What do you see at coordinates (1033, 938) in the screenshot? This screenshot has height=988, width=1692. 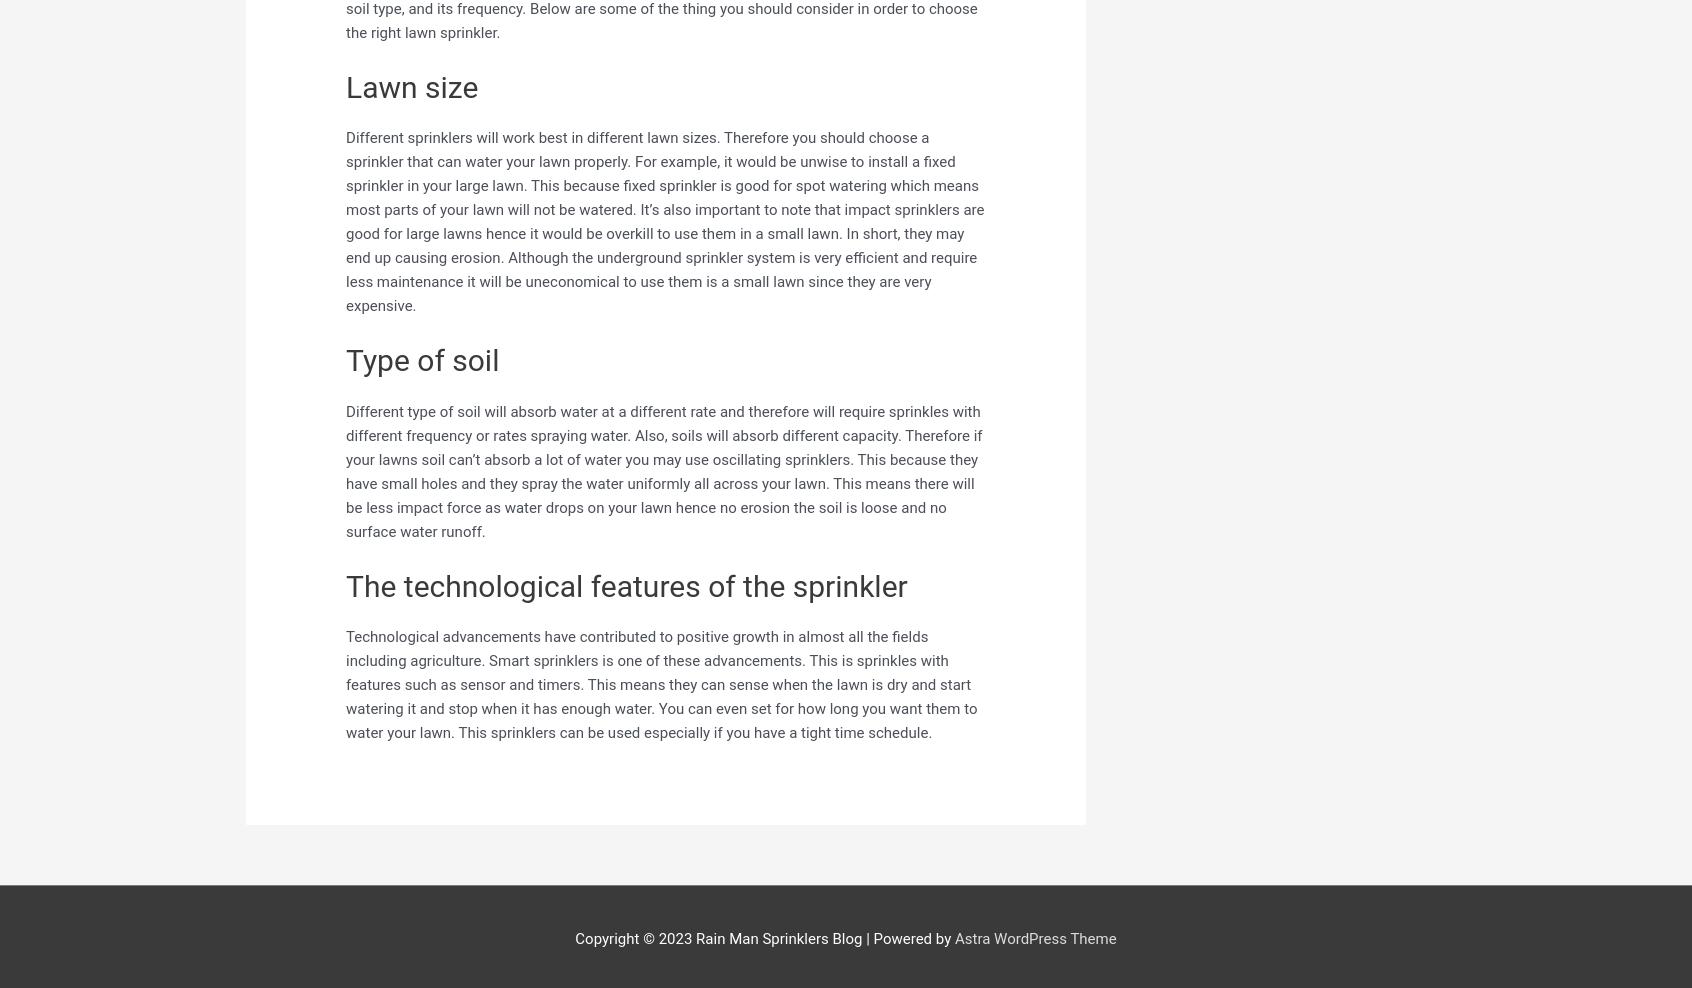 I see `'Astra WordPress Theme'` at bounding box center [1033, 938].